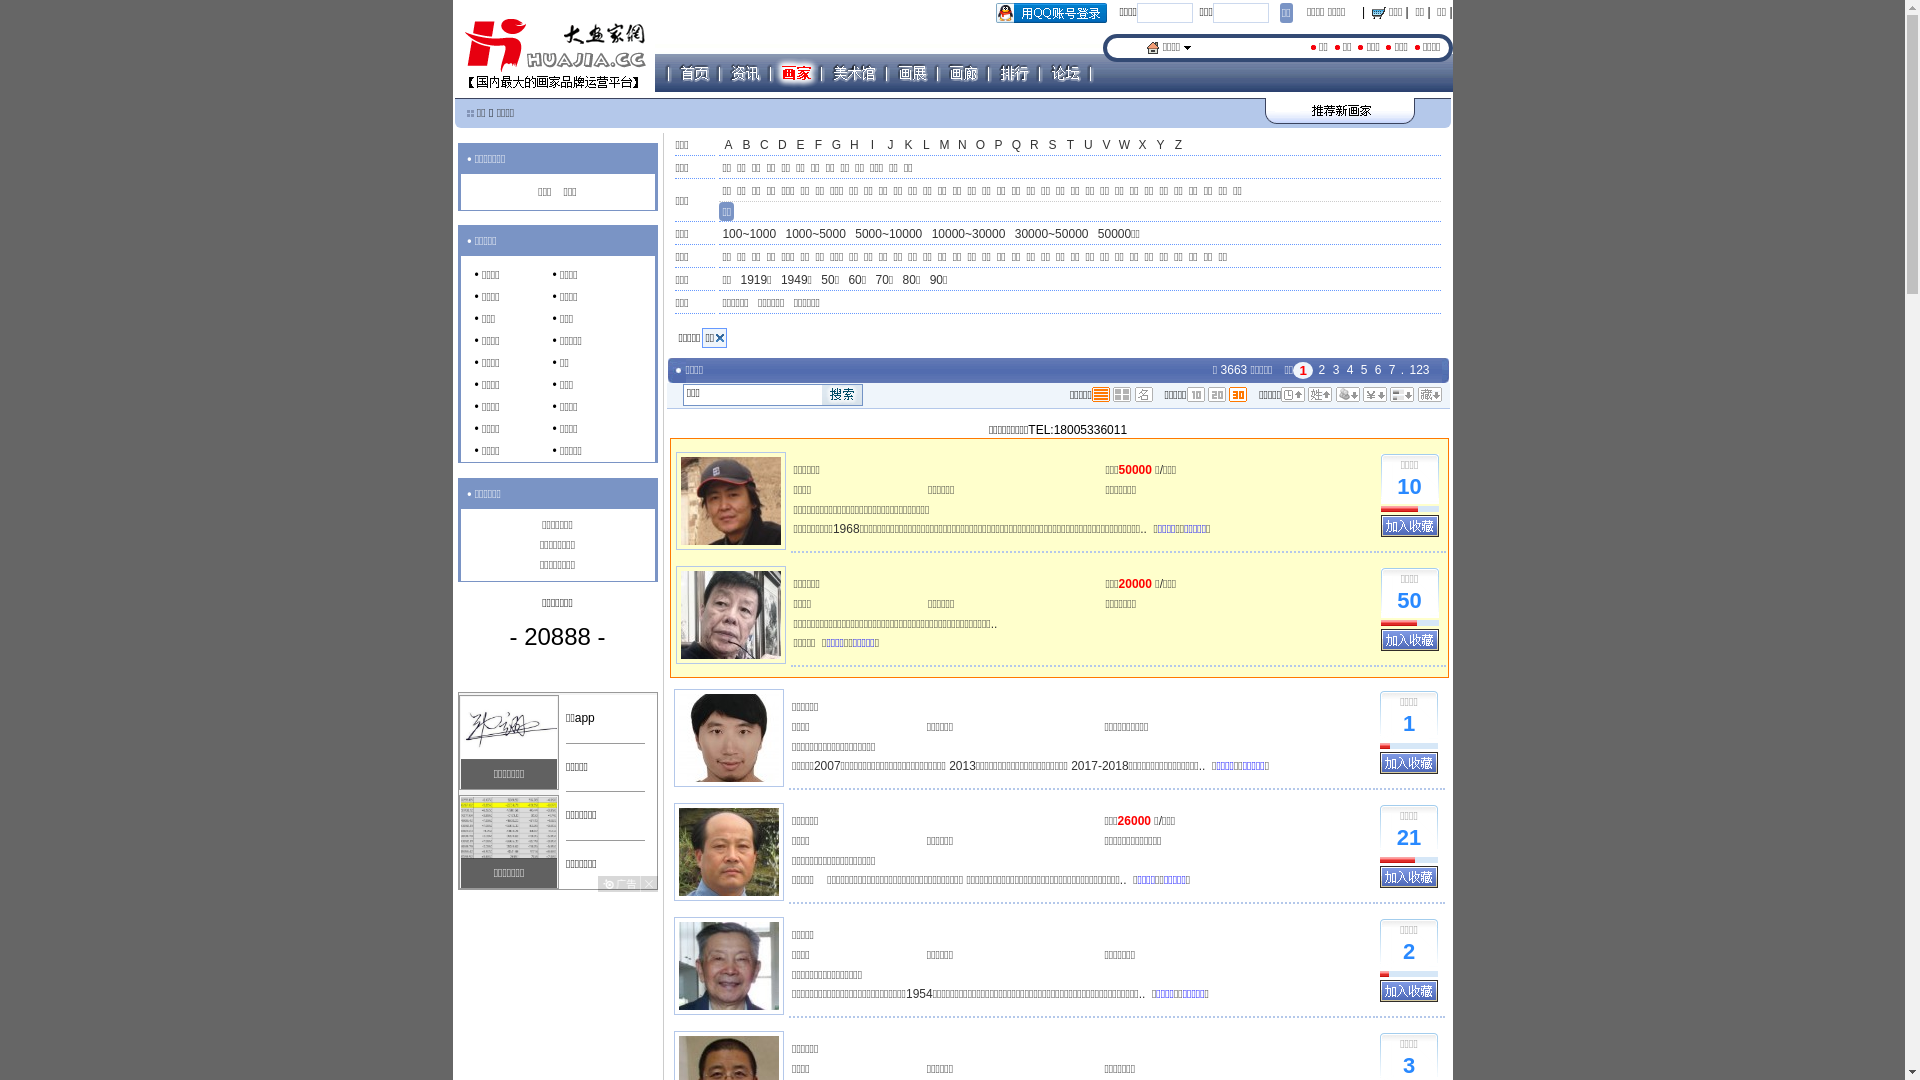 Image resolution: width=1920 pixels, height=1080 pixels. Describe the element at coordinates (1358, 370) in the screenshot. I see `'5'` at that location.